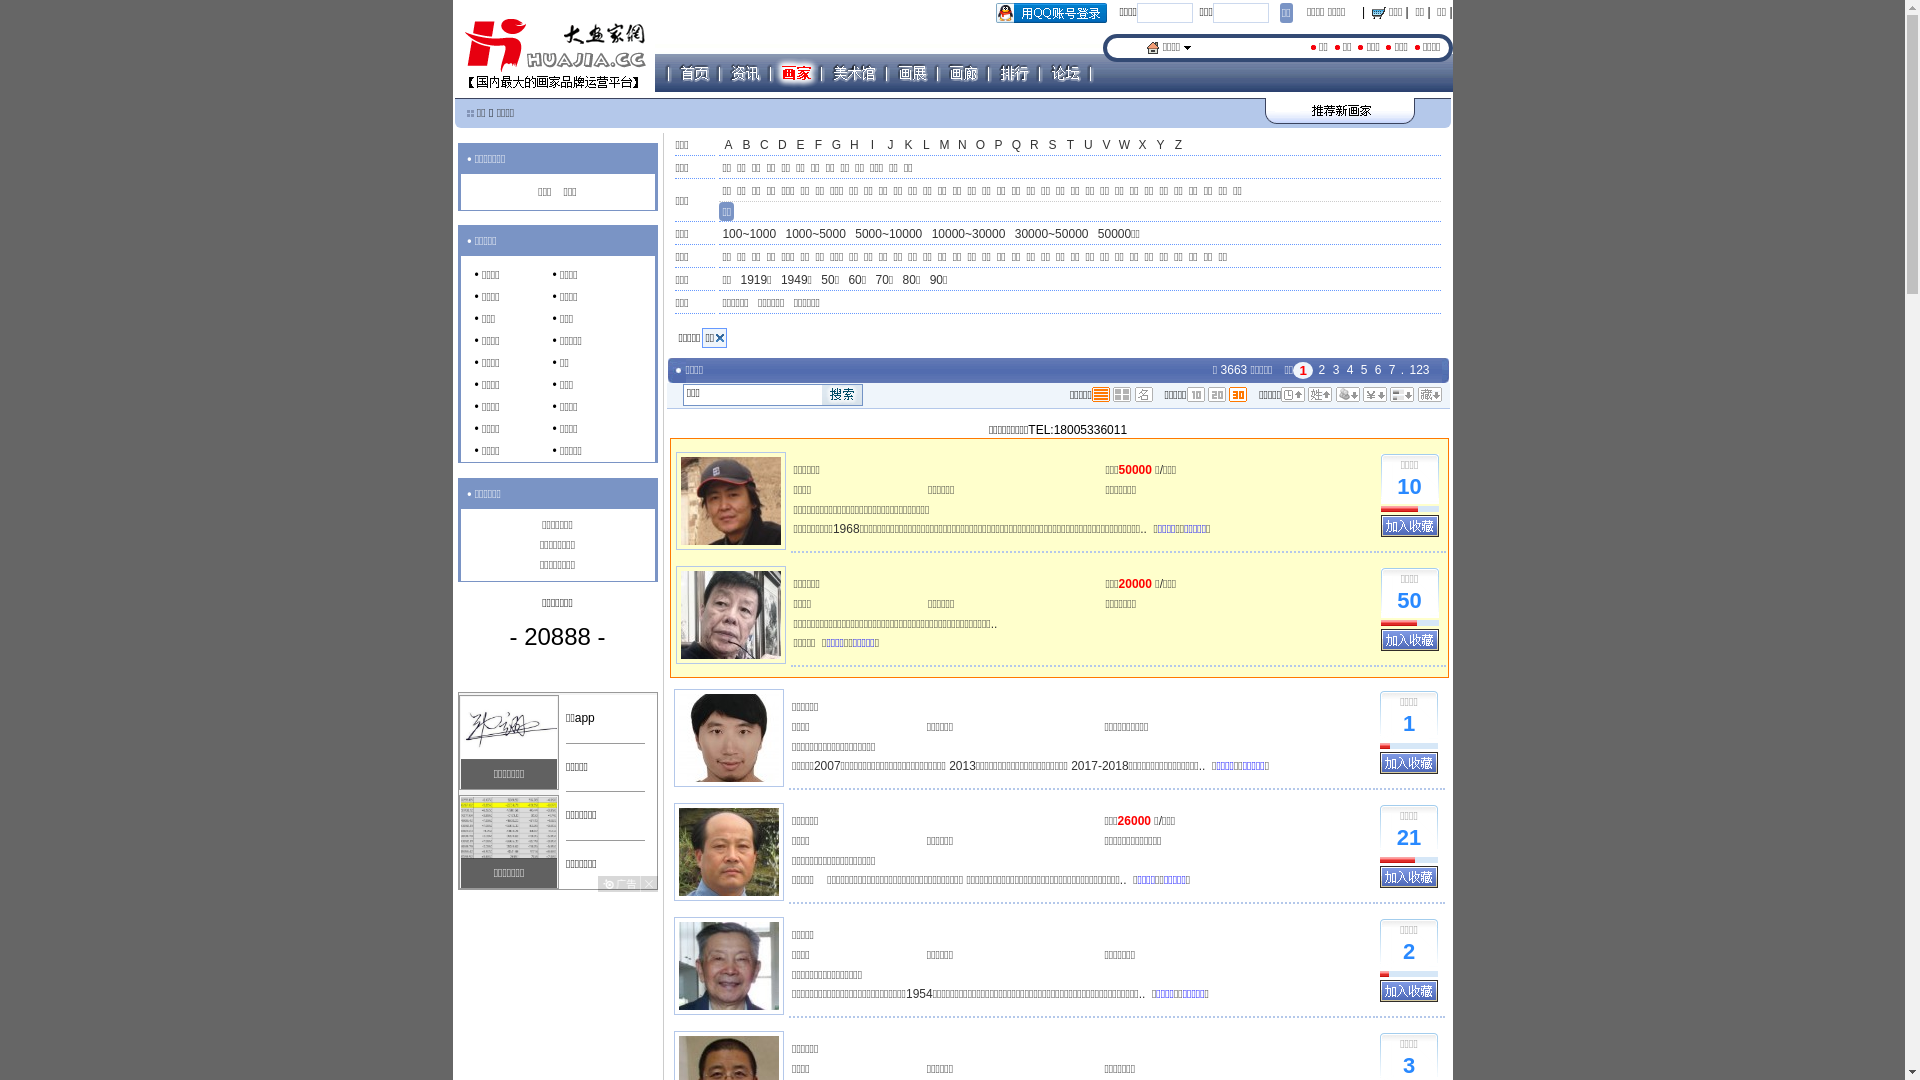 Image resolution: width=1920 pixels, height=1080 pixels. Describe the element at coordinates (1358, 370) in the screenshot. I see `'5'` at that location.